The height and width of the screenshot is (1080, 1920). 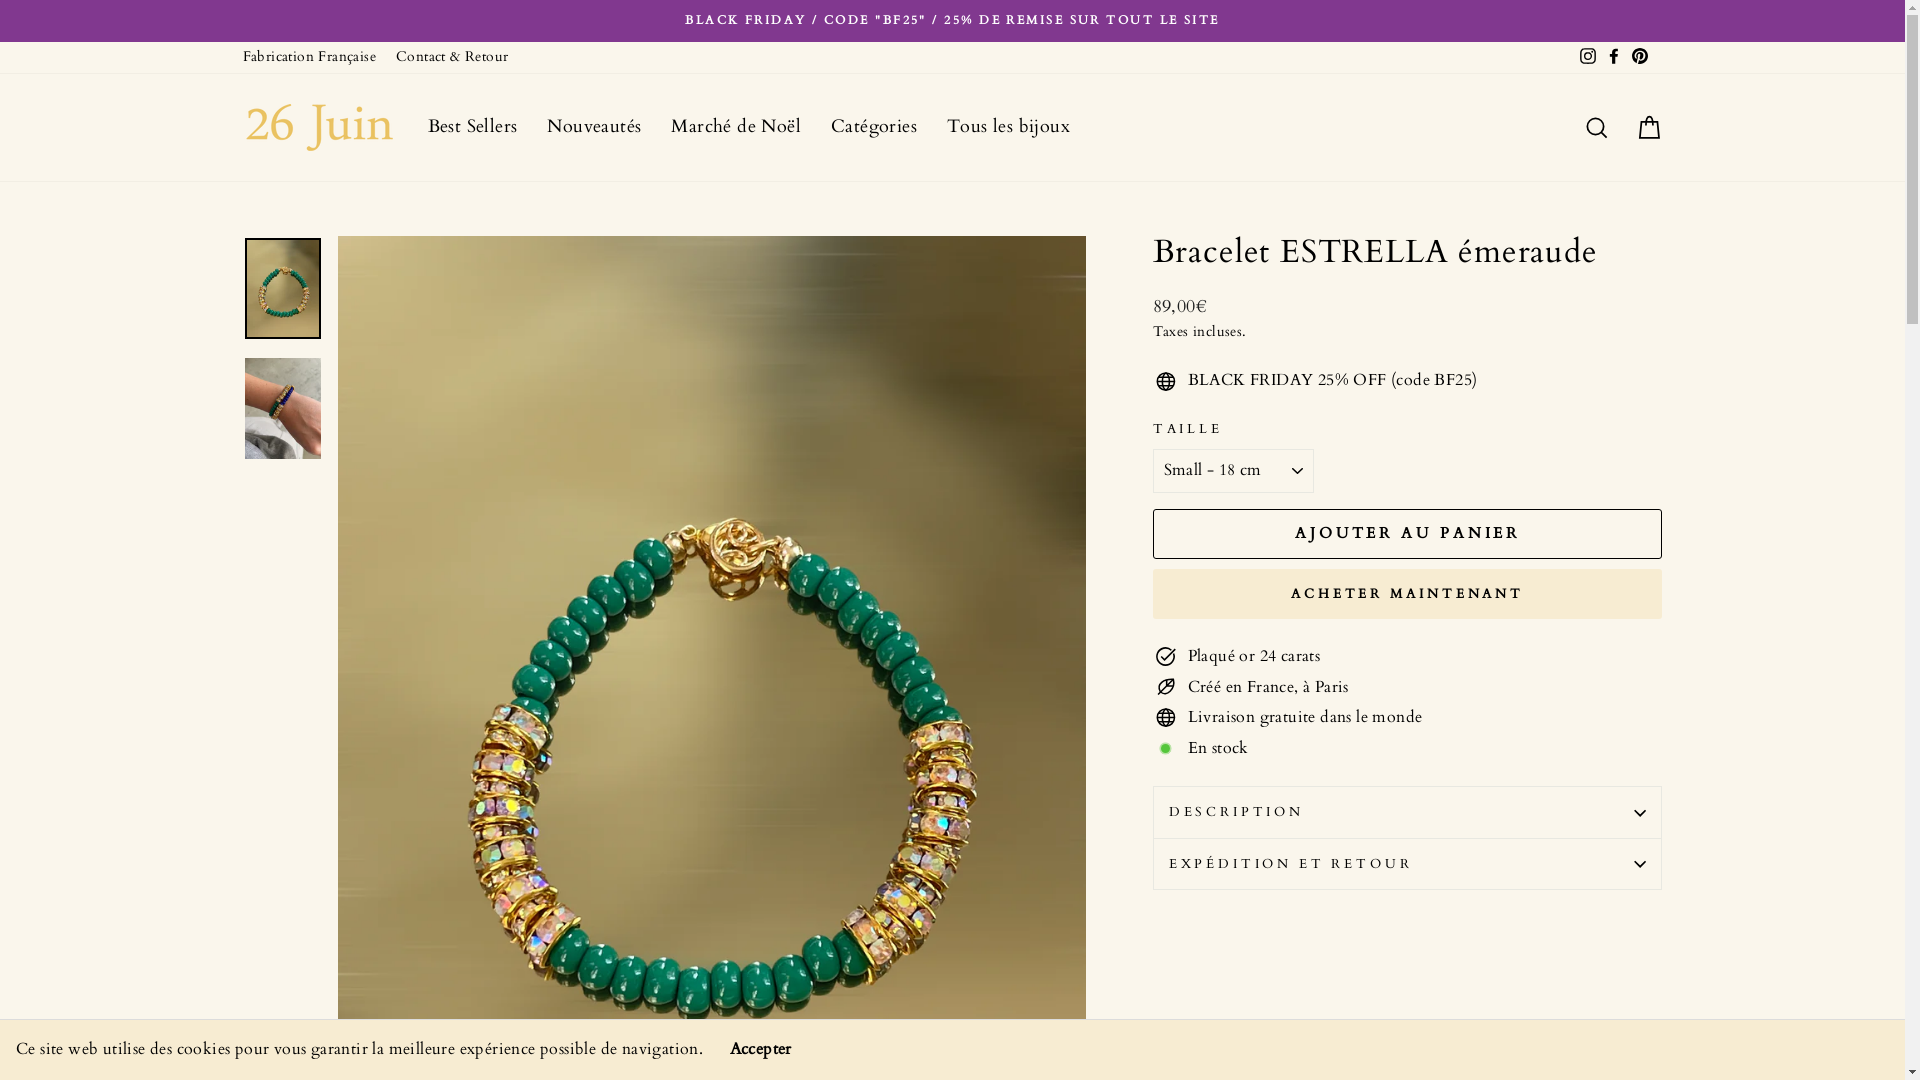 What do you see at coordinates (1638, 56) in the screenshot?
I see `'Pinterest'` at bounding box center [1638, 56].